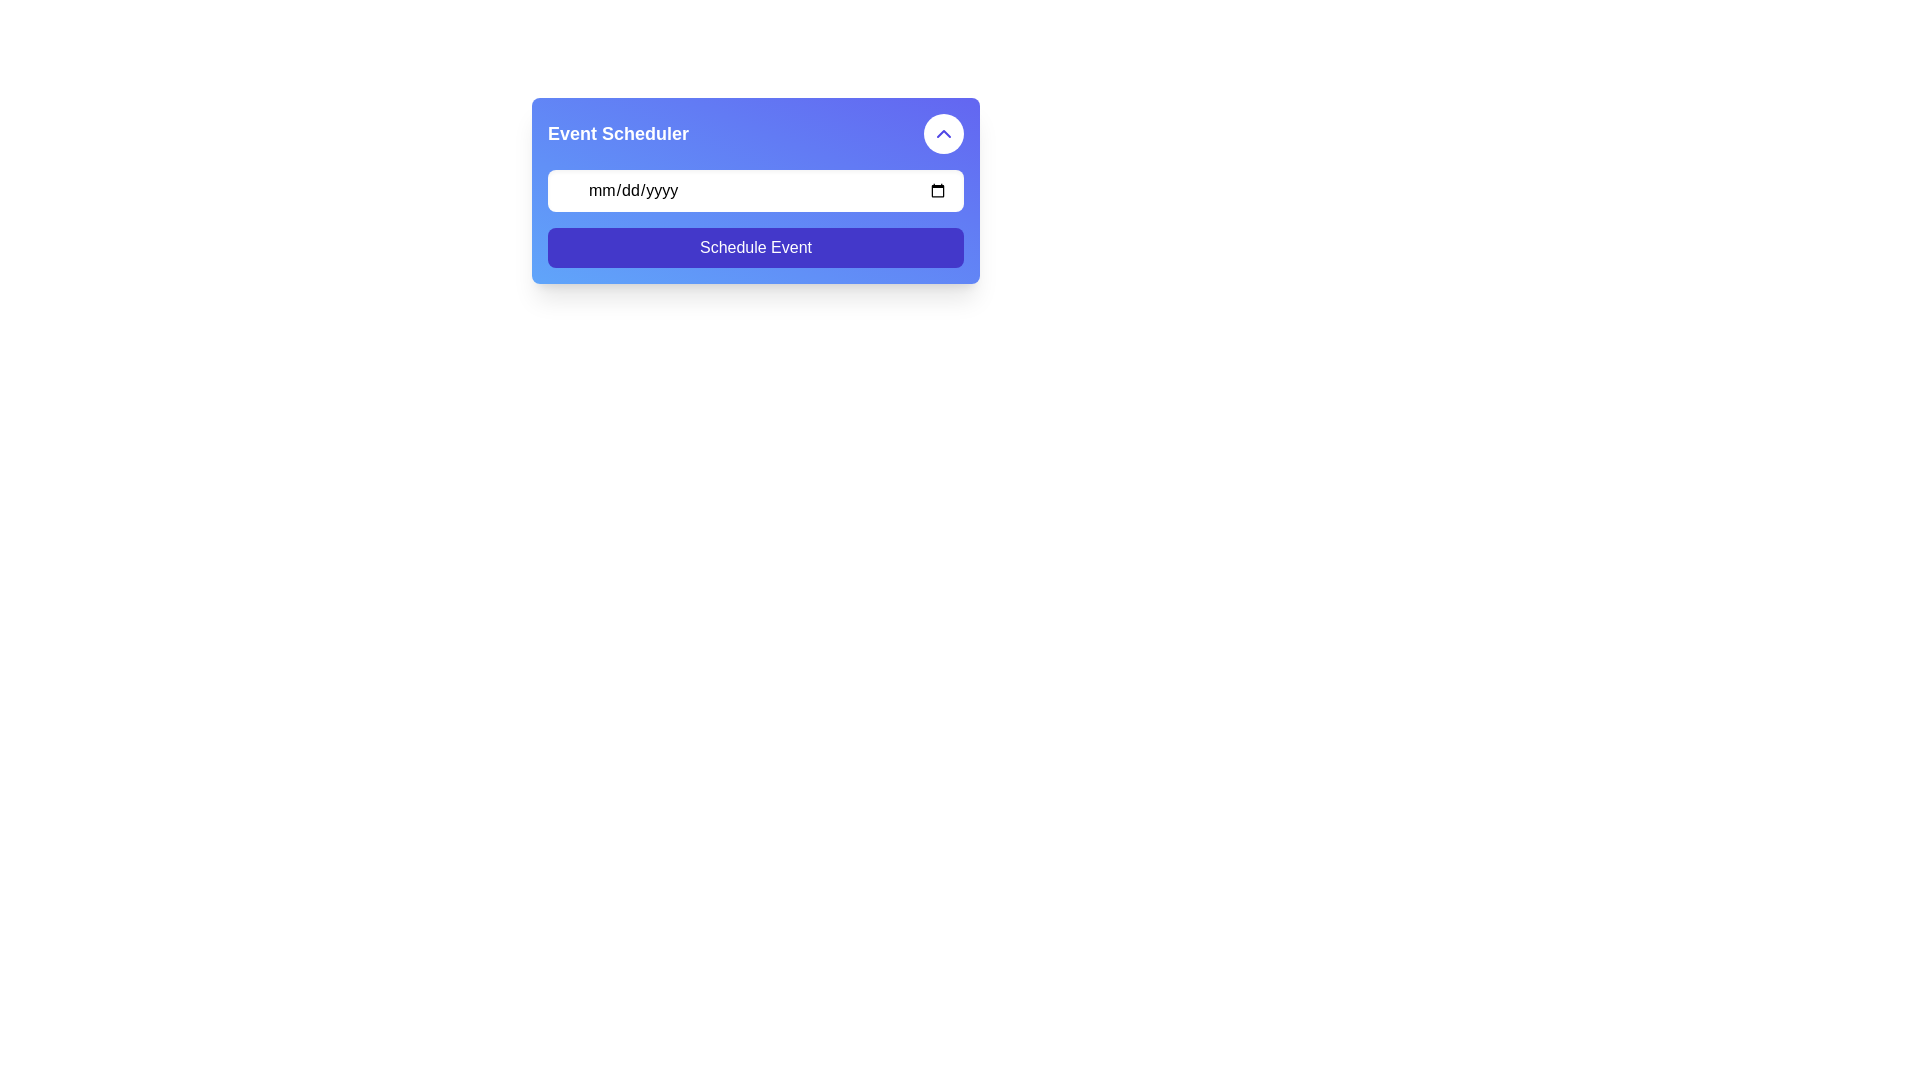 The height and width of the screenshot is (1080, 1920). I want to click on the upward action SVG icon located in the top-right corner of the interface, to the right of the blue card containing form elements, so click(943, 134).